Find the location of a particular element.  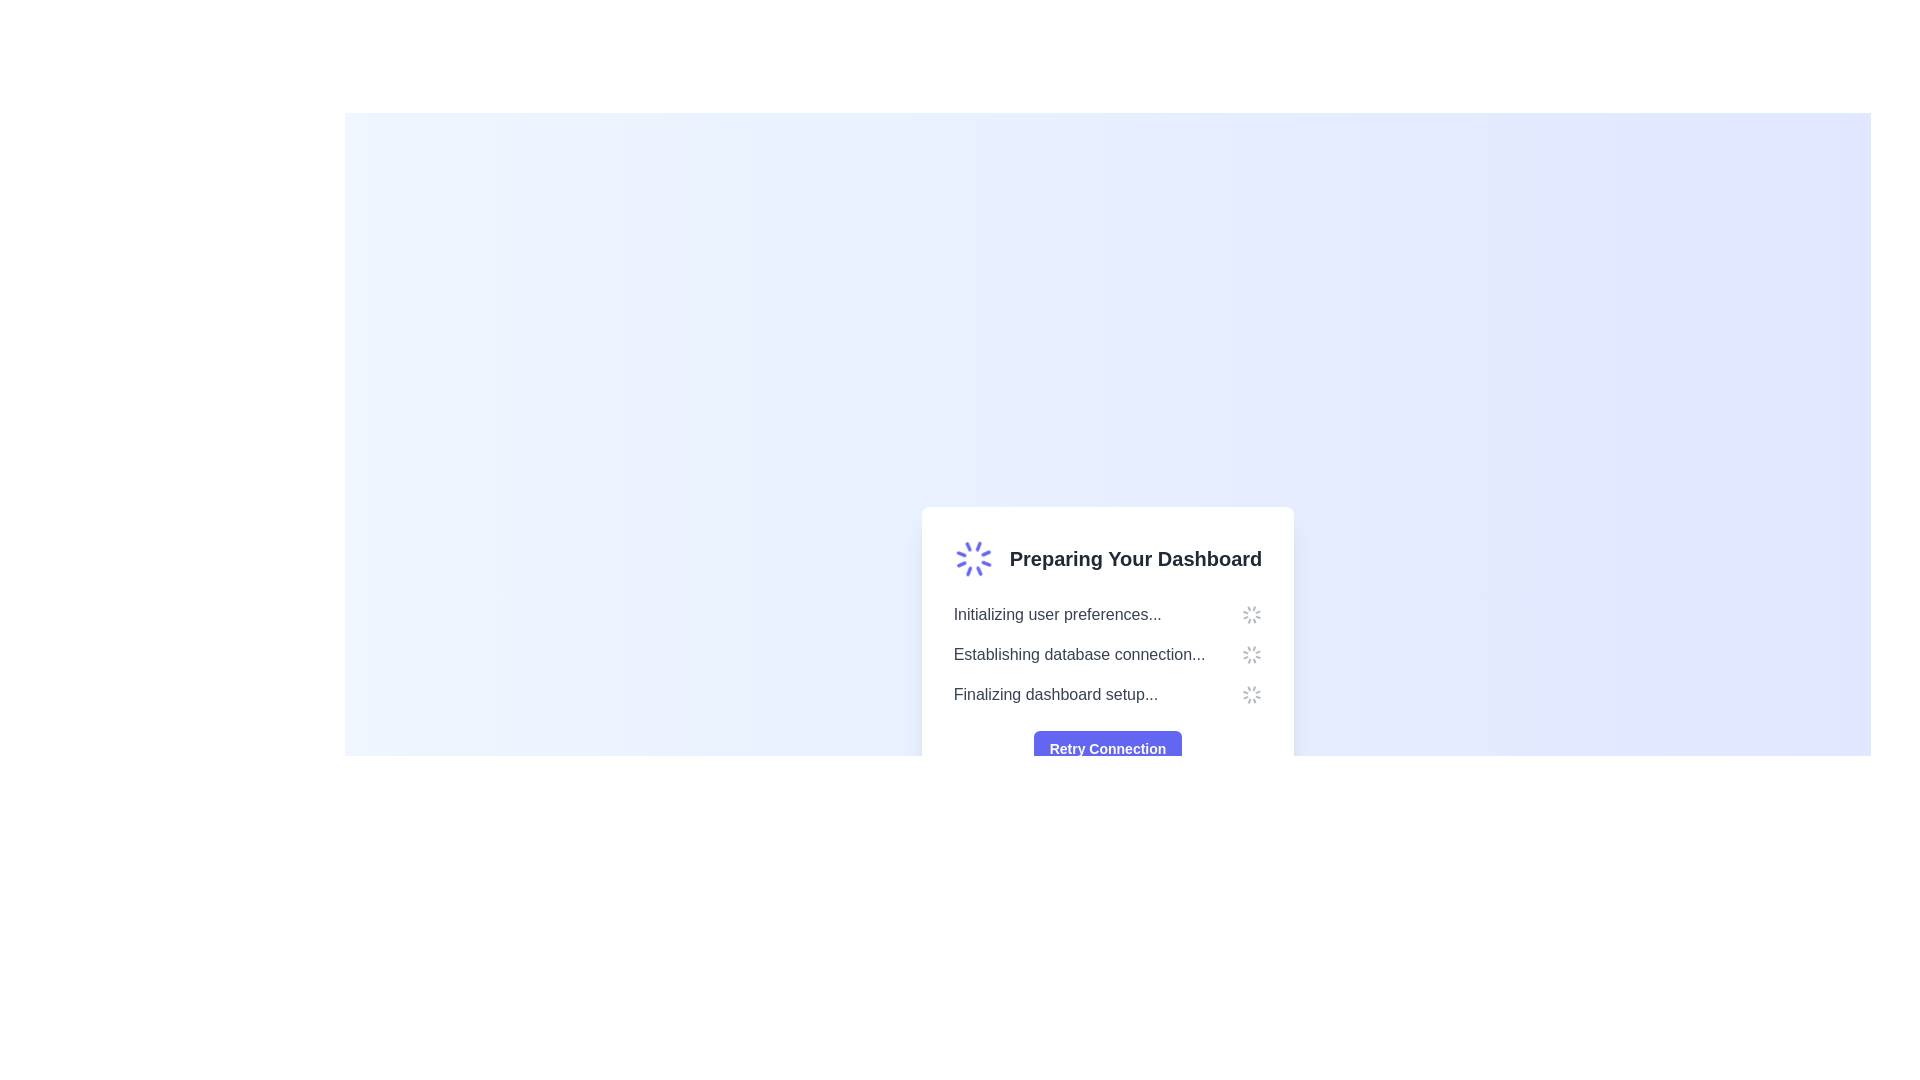

the spinner icon that indicates the process 'Initializing user preferences...' is currently ongoing, located to the right of the corresponding text node is located at coordinates (1251, 613).